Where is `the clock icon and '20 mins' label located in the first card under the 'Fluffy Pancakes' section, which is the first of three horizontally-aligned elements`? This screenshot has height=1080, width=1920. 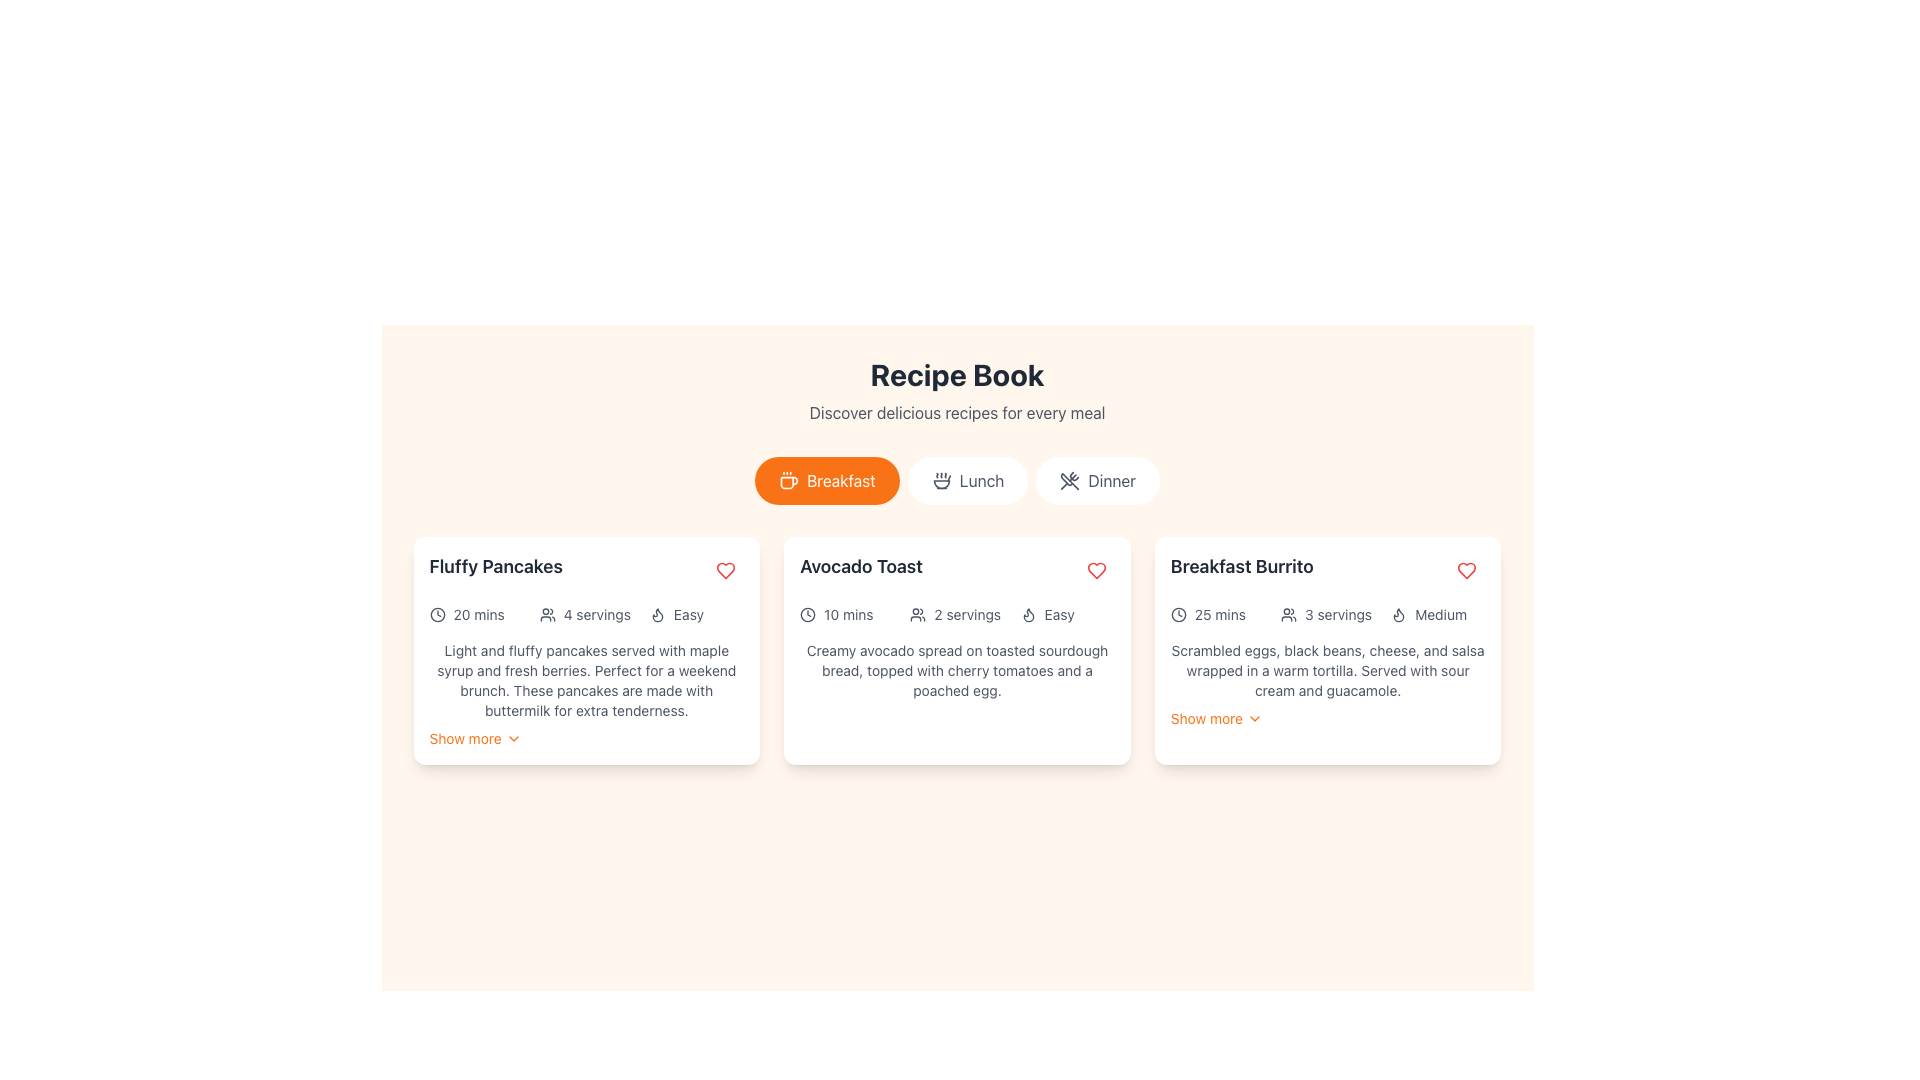 the clock icon and '20 mins' label located in the first card under the 'Fluffy Pancakes' section, which is the first of three horizontally-aligned elements is located at coordinates (475, 613).